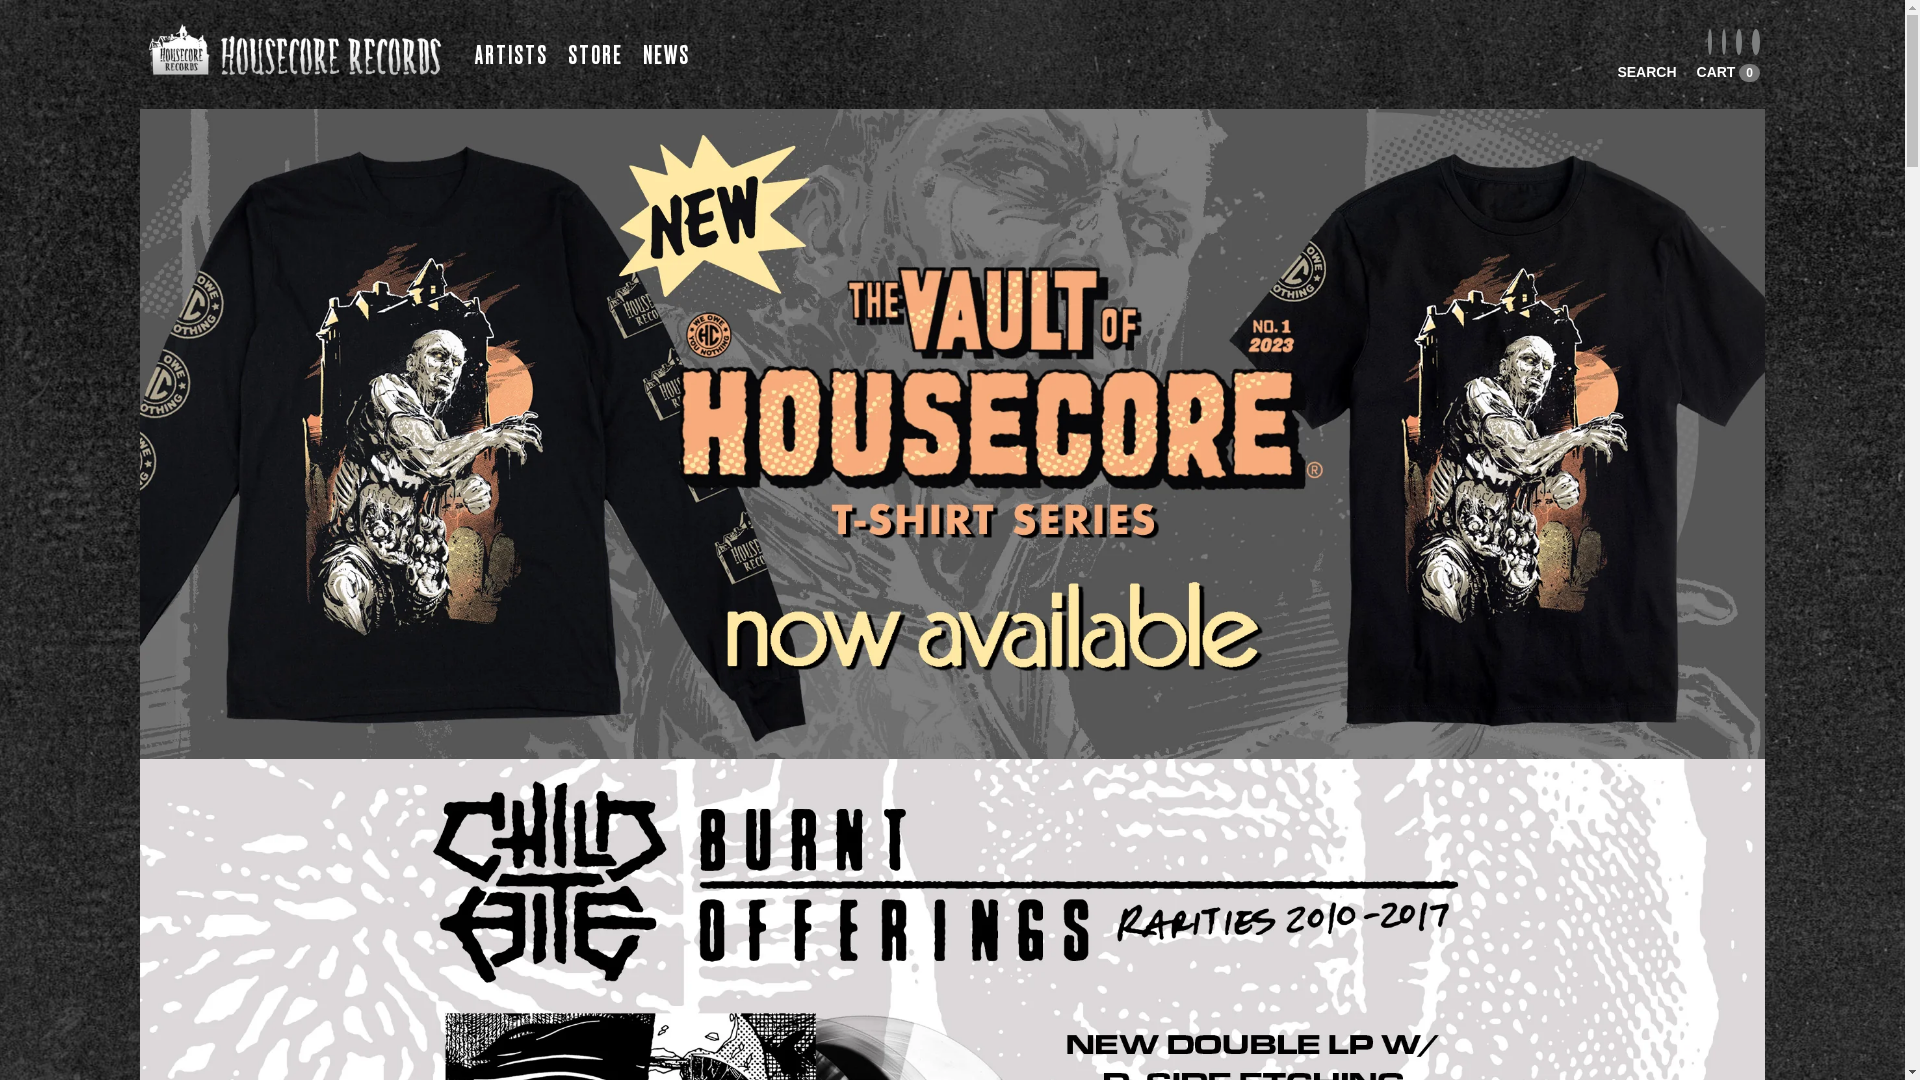 This screenshot has height=1080, width=1920. What do you see at coordinates (1755, 42) in the screenshot?
I see `'youtube'` at bounding box center [1755, 42].